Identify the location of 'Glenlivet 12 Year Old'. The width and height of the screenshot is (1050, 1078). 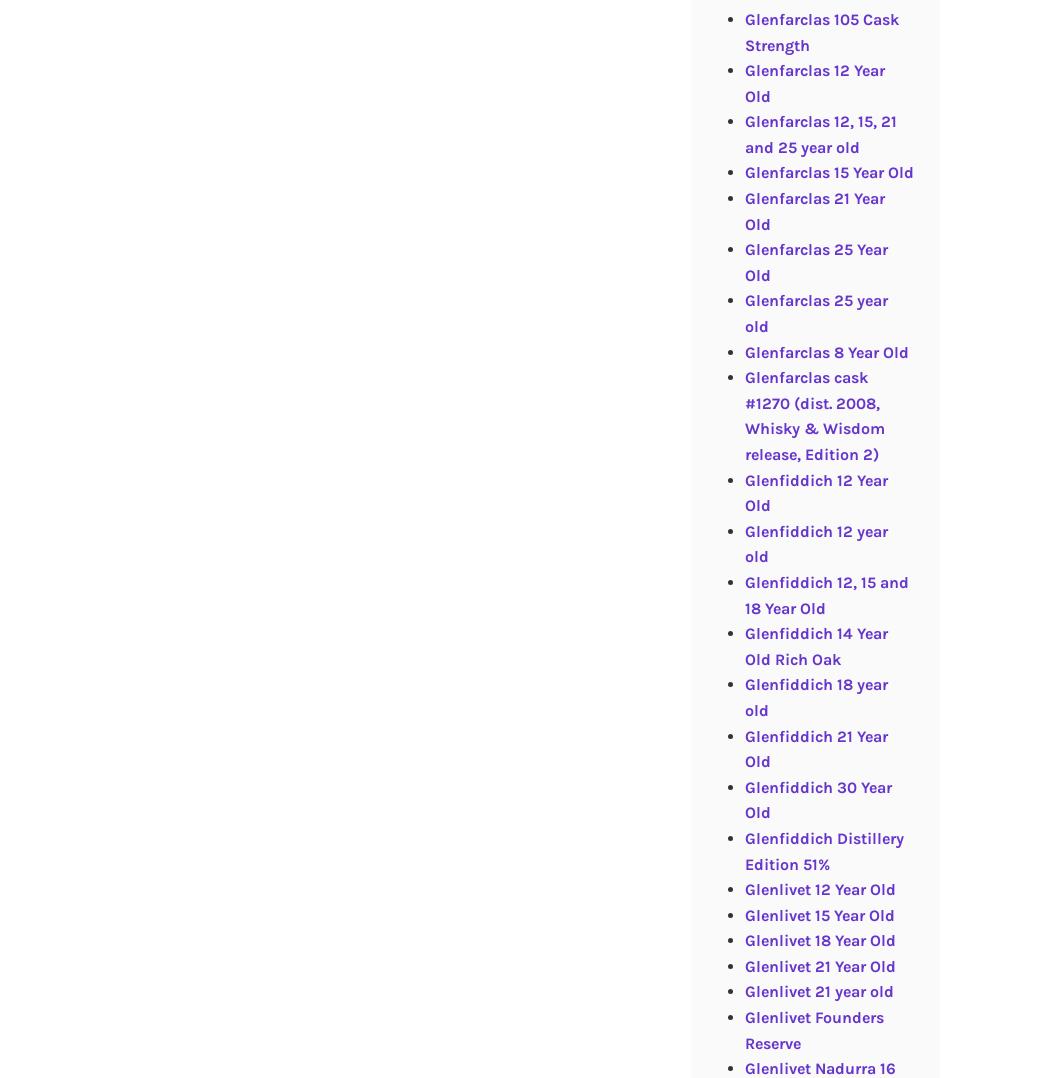
(818, 889).